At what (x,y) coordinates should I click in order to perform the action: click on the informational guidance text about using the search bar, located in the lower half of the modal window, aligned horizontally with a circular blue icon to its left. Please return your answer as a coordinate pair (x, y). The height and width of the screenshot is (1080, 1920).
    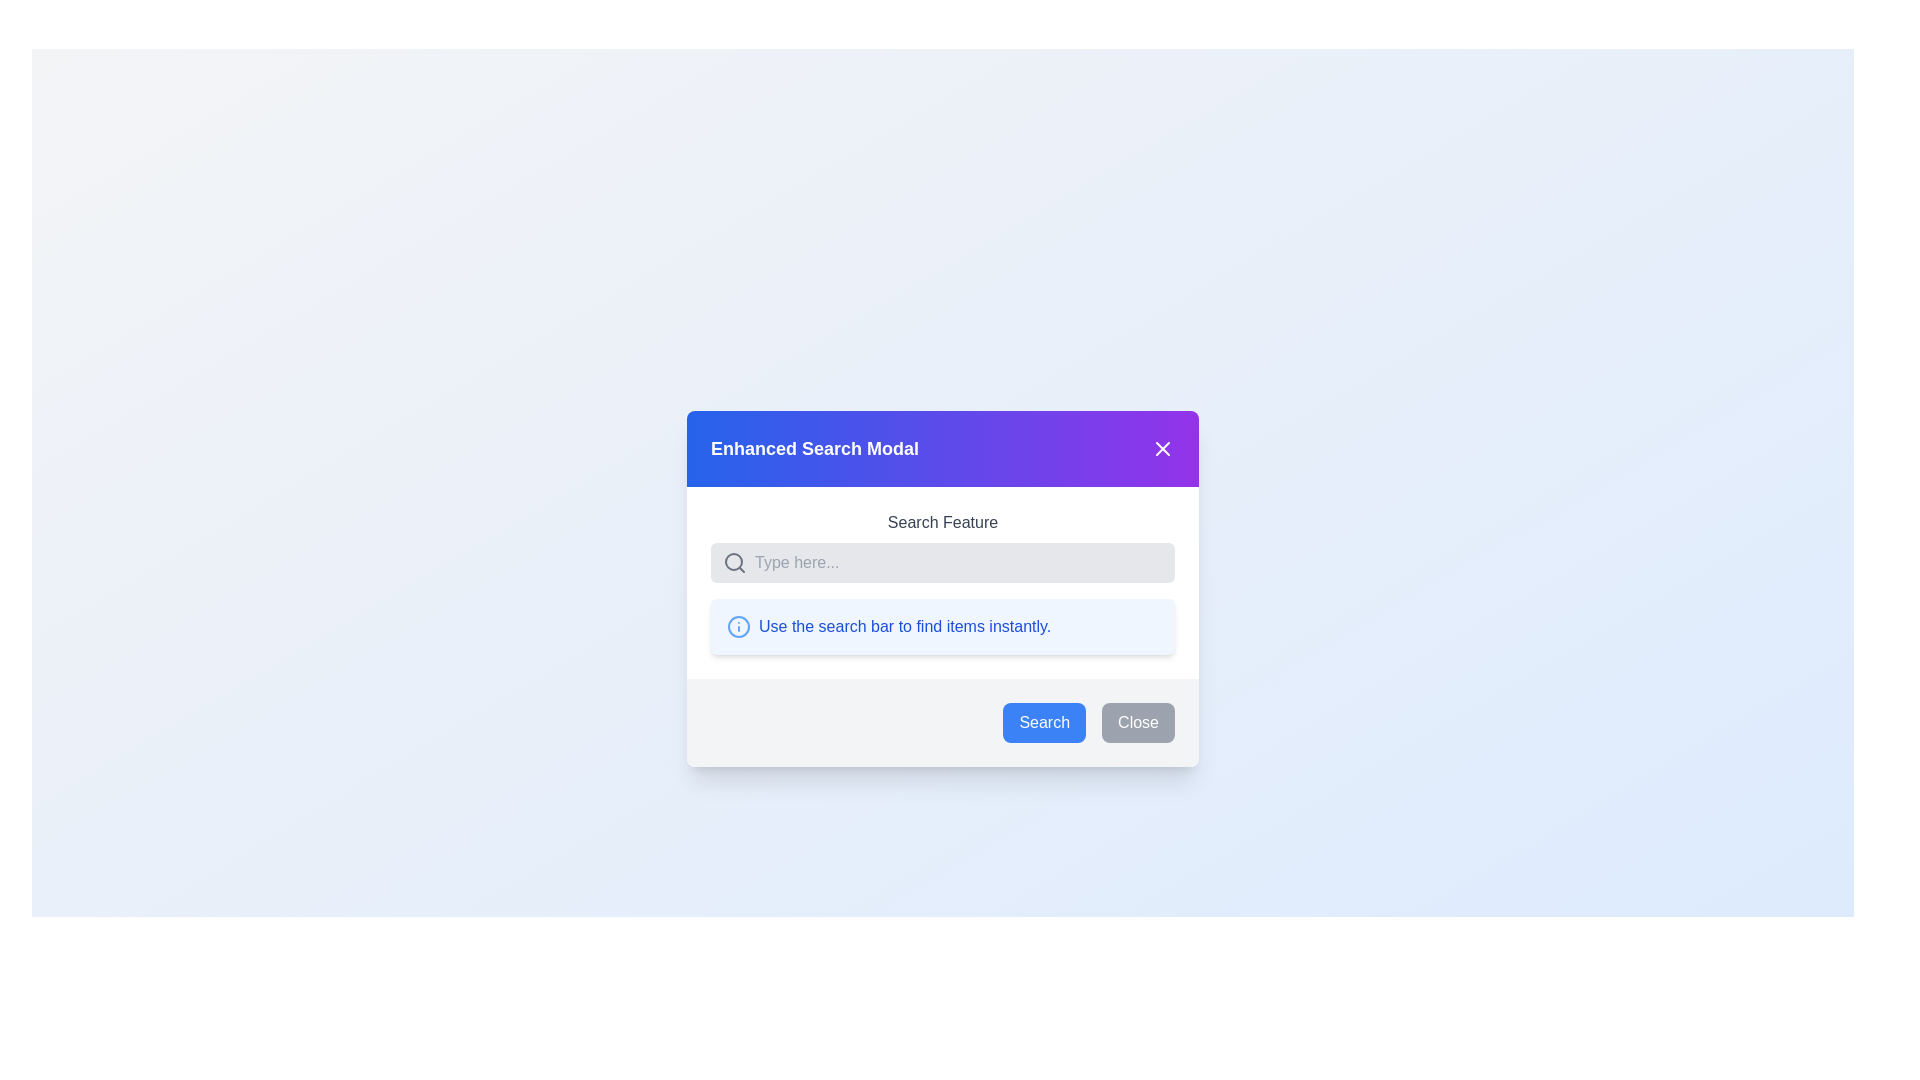
    Looking at the image, I should click on (904, 626).